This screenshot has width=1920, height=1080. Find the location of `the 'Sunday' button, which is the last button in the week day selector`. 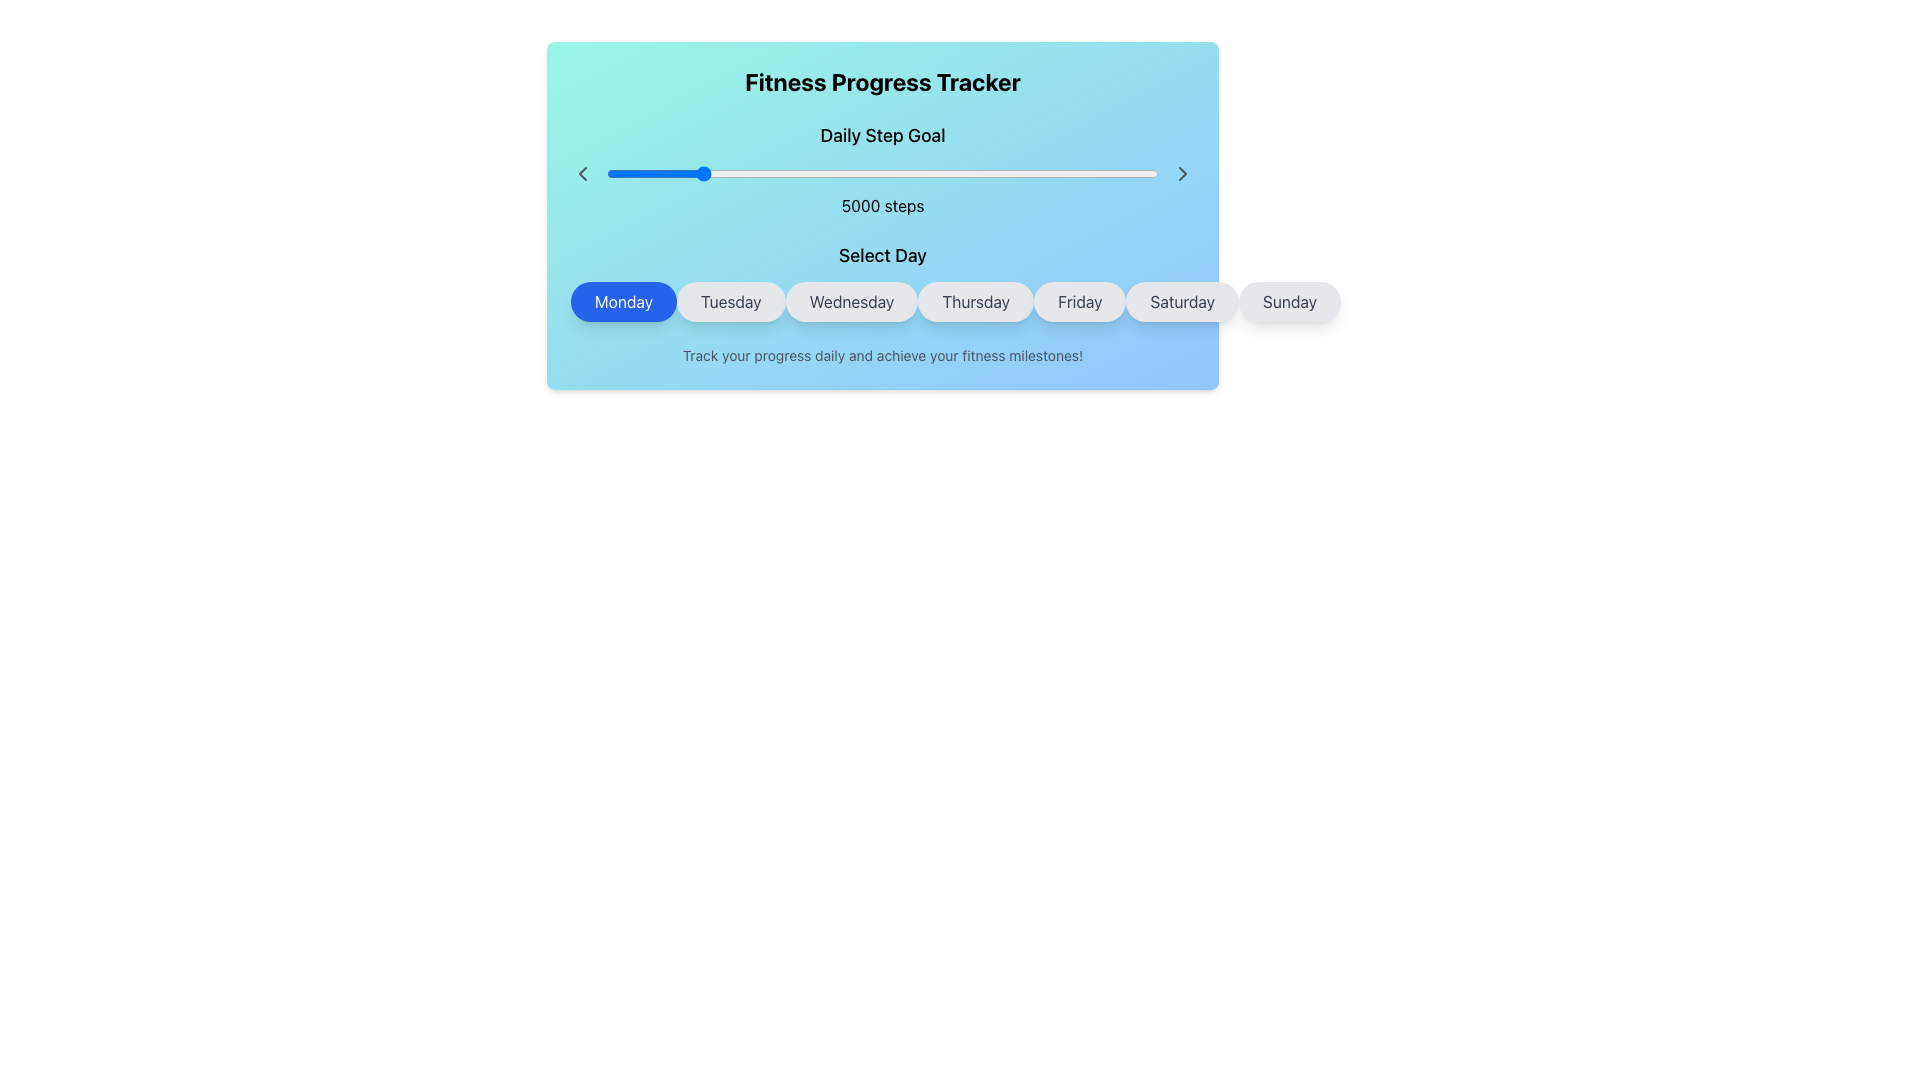

the 'Sunday' button, which is the last button in the week day selector is located at coordinates (1290, 301).